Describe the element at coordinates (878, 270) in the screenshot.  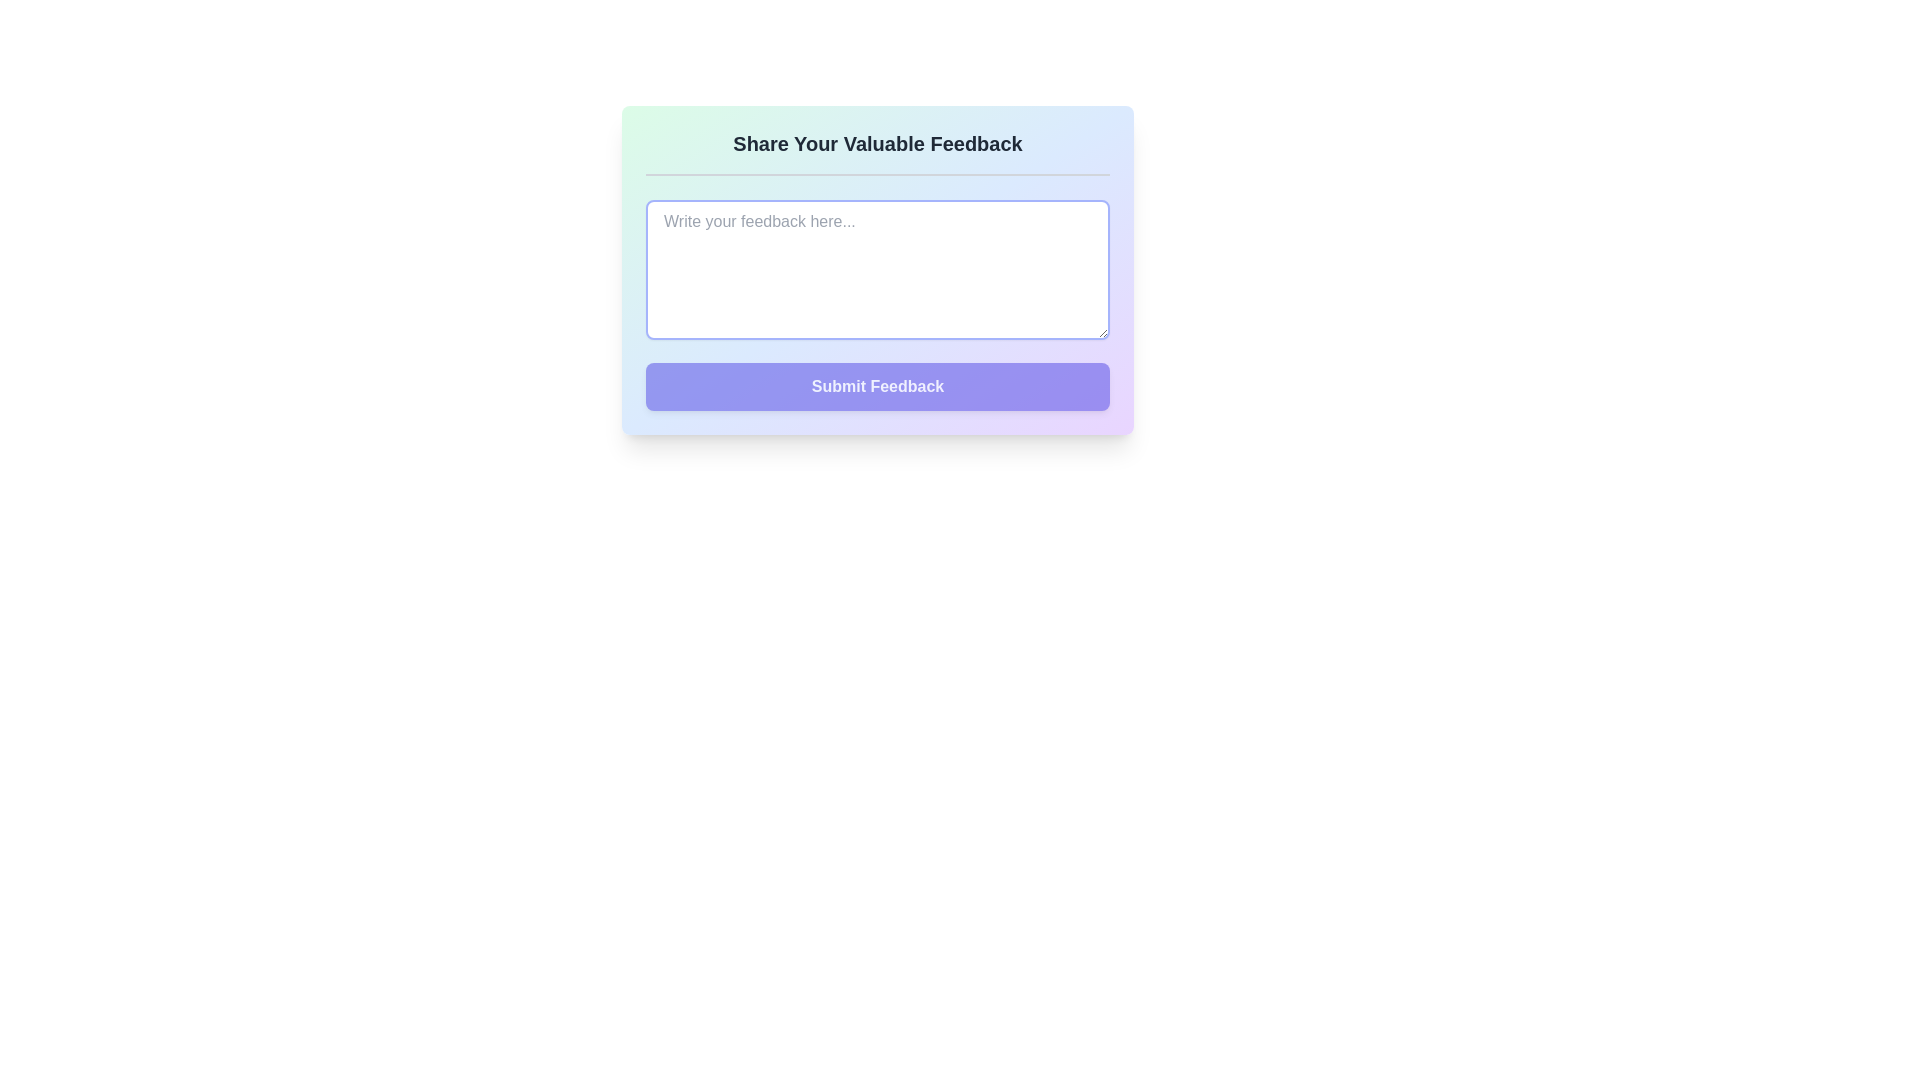
I see `the input text area of the feedback submission form` at that location.